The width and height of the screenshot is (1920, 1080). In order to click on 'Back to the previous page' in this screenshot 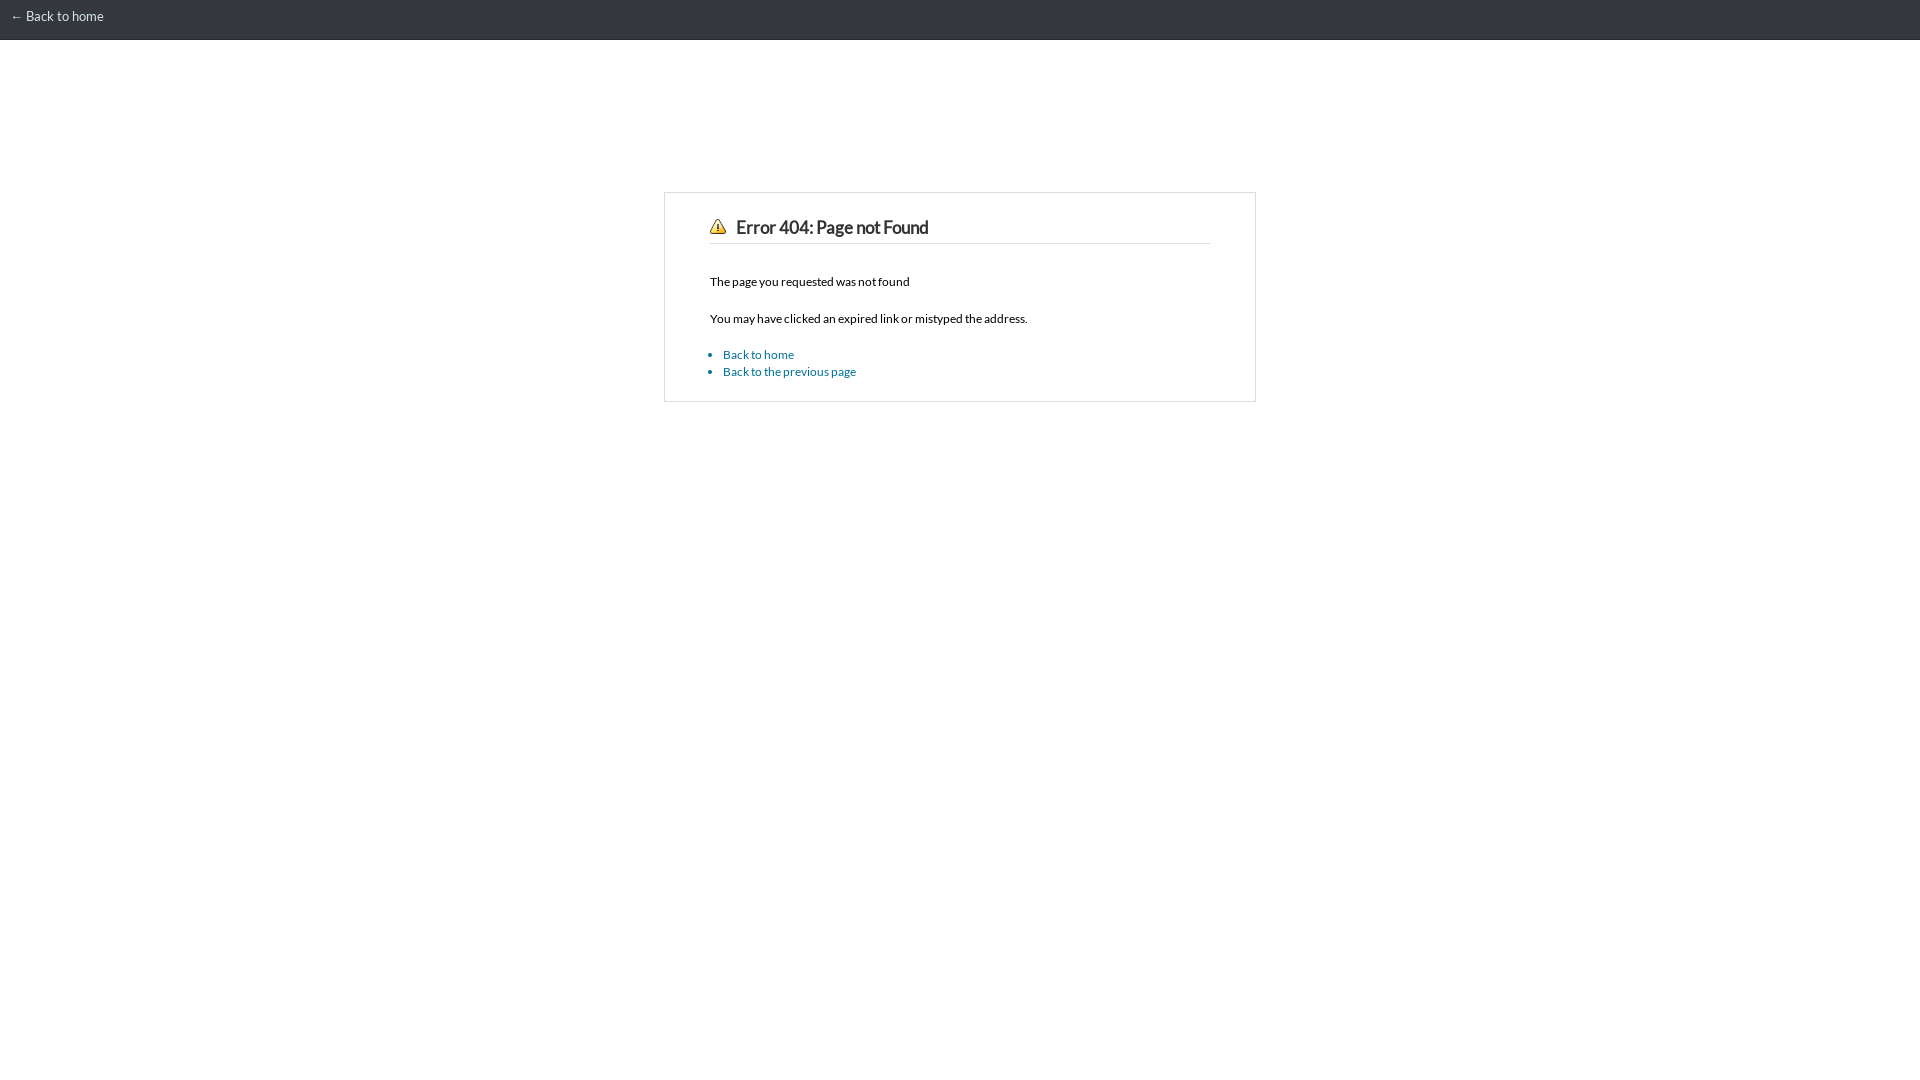, I will do `click(788, 371)`.